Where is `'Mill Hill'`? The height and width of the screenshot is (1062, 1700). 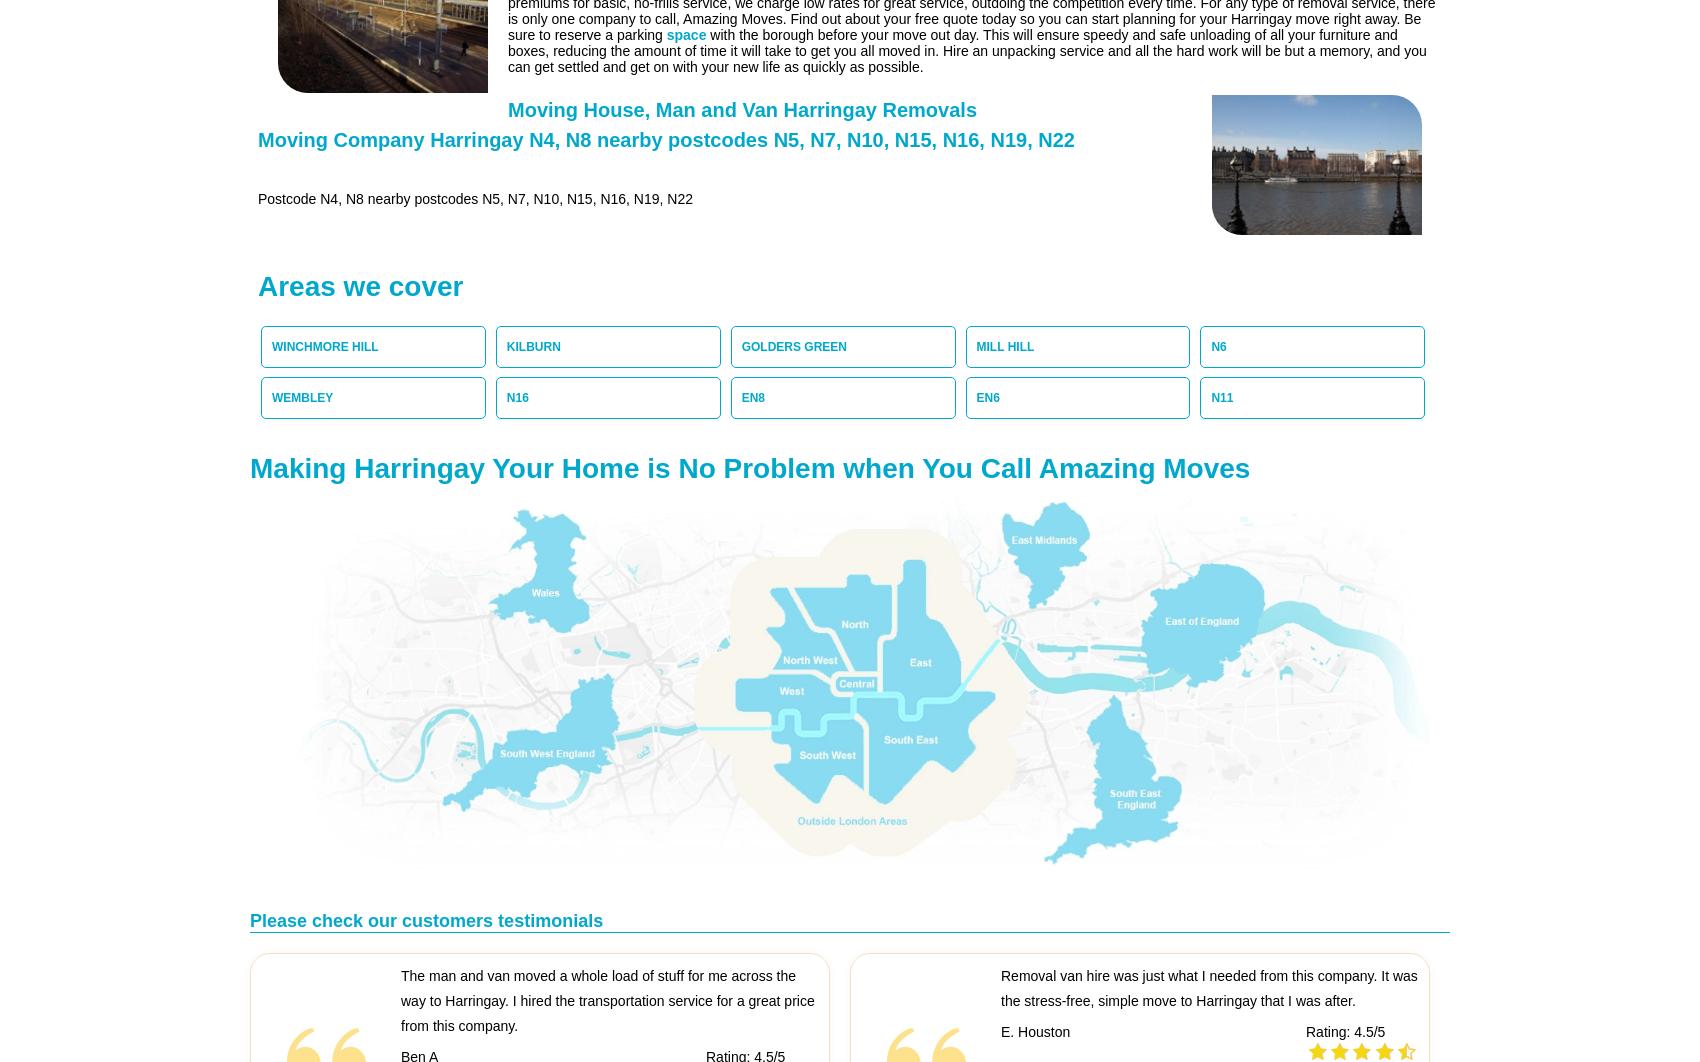 'Mill Hill' is located at coordinates (974, 345).